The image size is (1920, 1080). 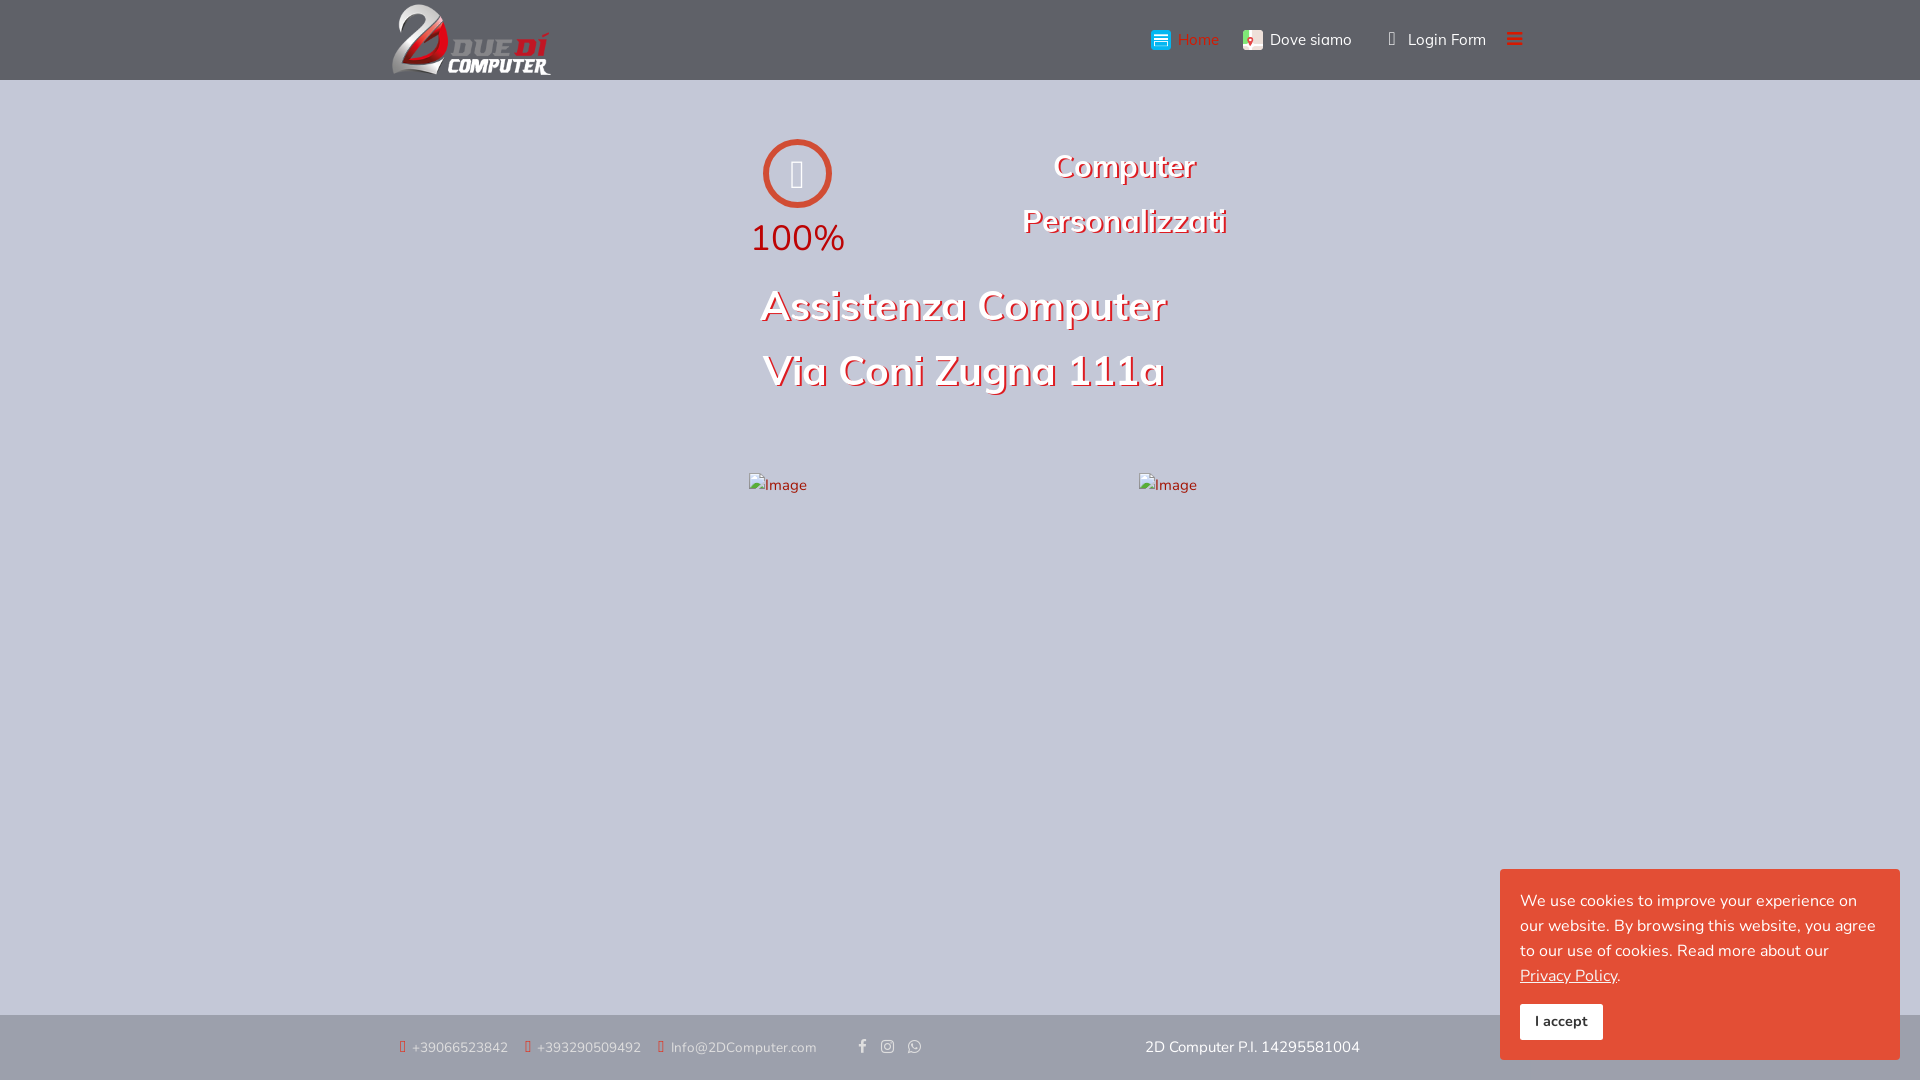 I want to click on 'Dove siamo', so click(x=1297, y=39).